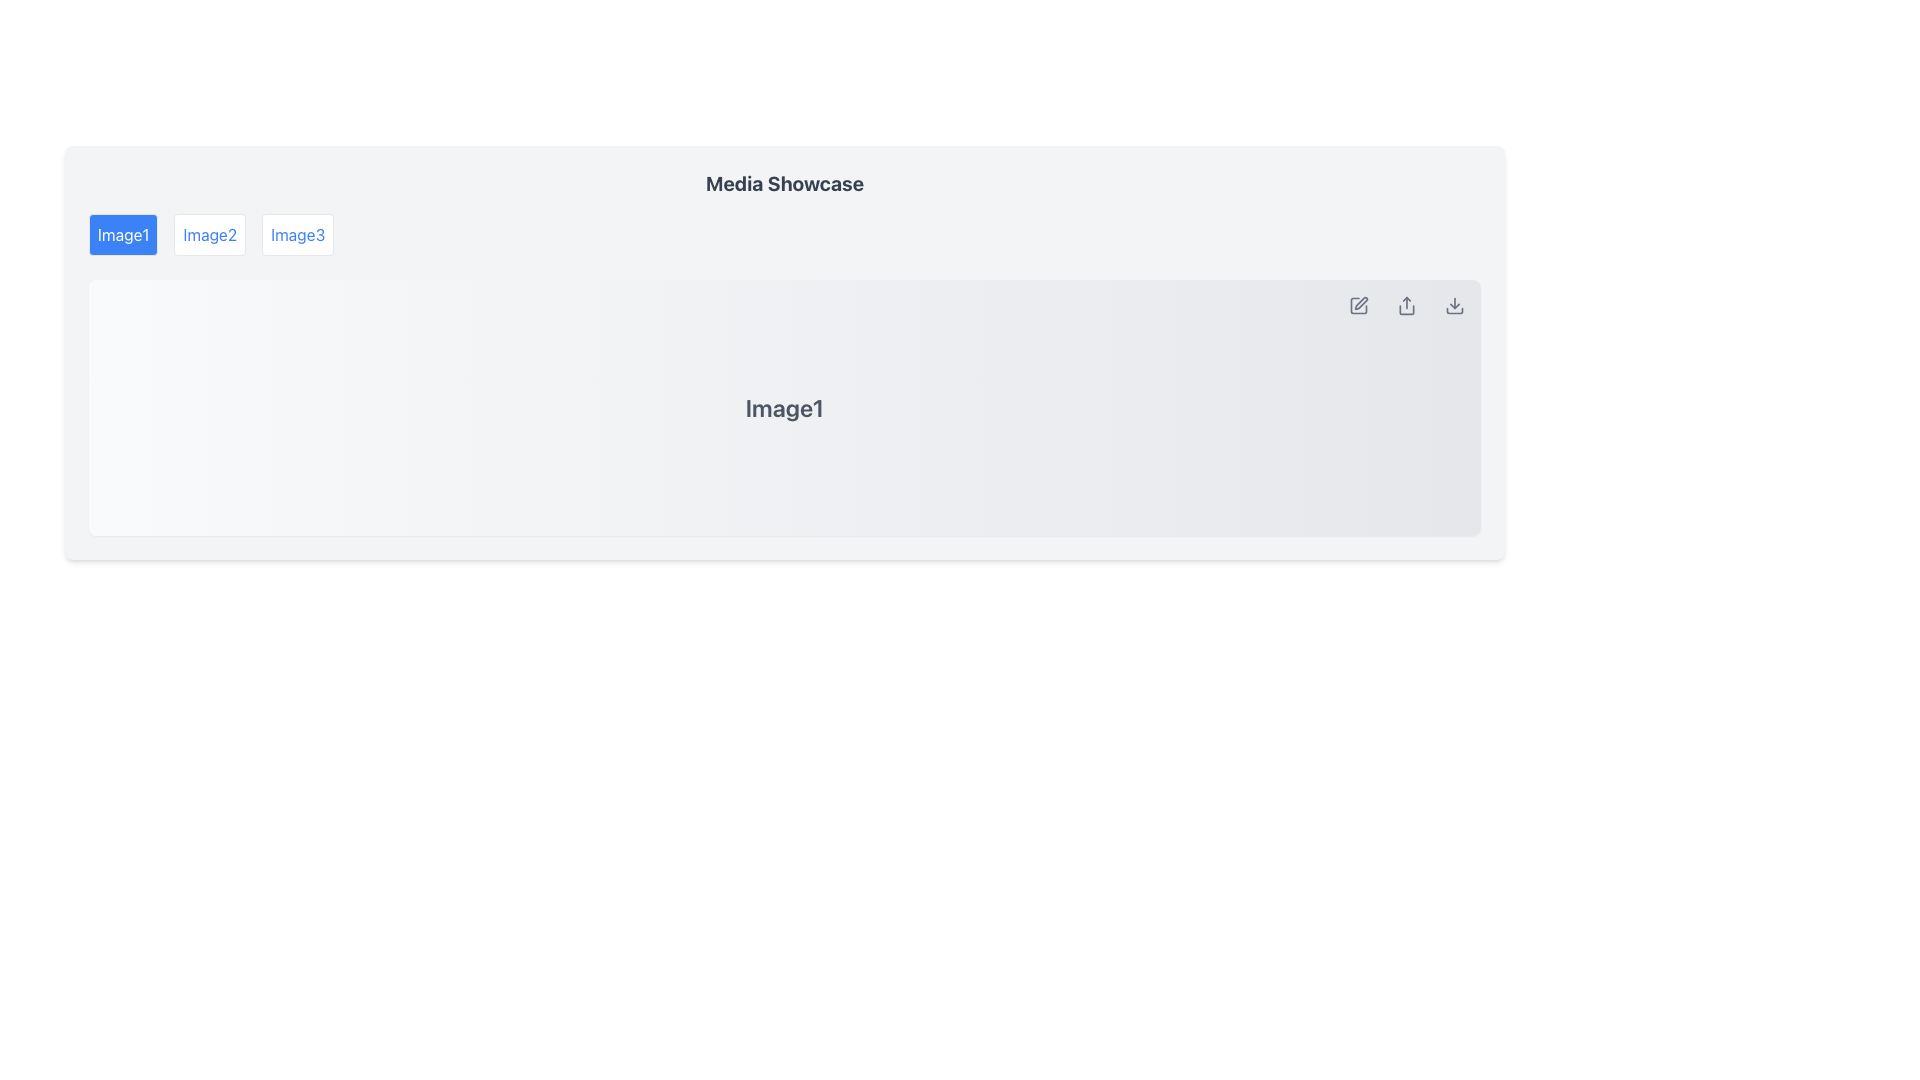 The image size is (1920, 1080). What do you see at coordinates (1405, 305) in the screenshot?
I see `the share button icon, which is the second icon from the right in the top right corner of the content area, to share the content` at bounding box center [1405, 305].